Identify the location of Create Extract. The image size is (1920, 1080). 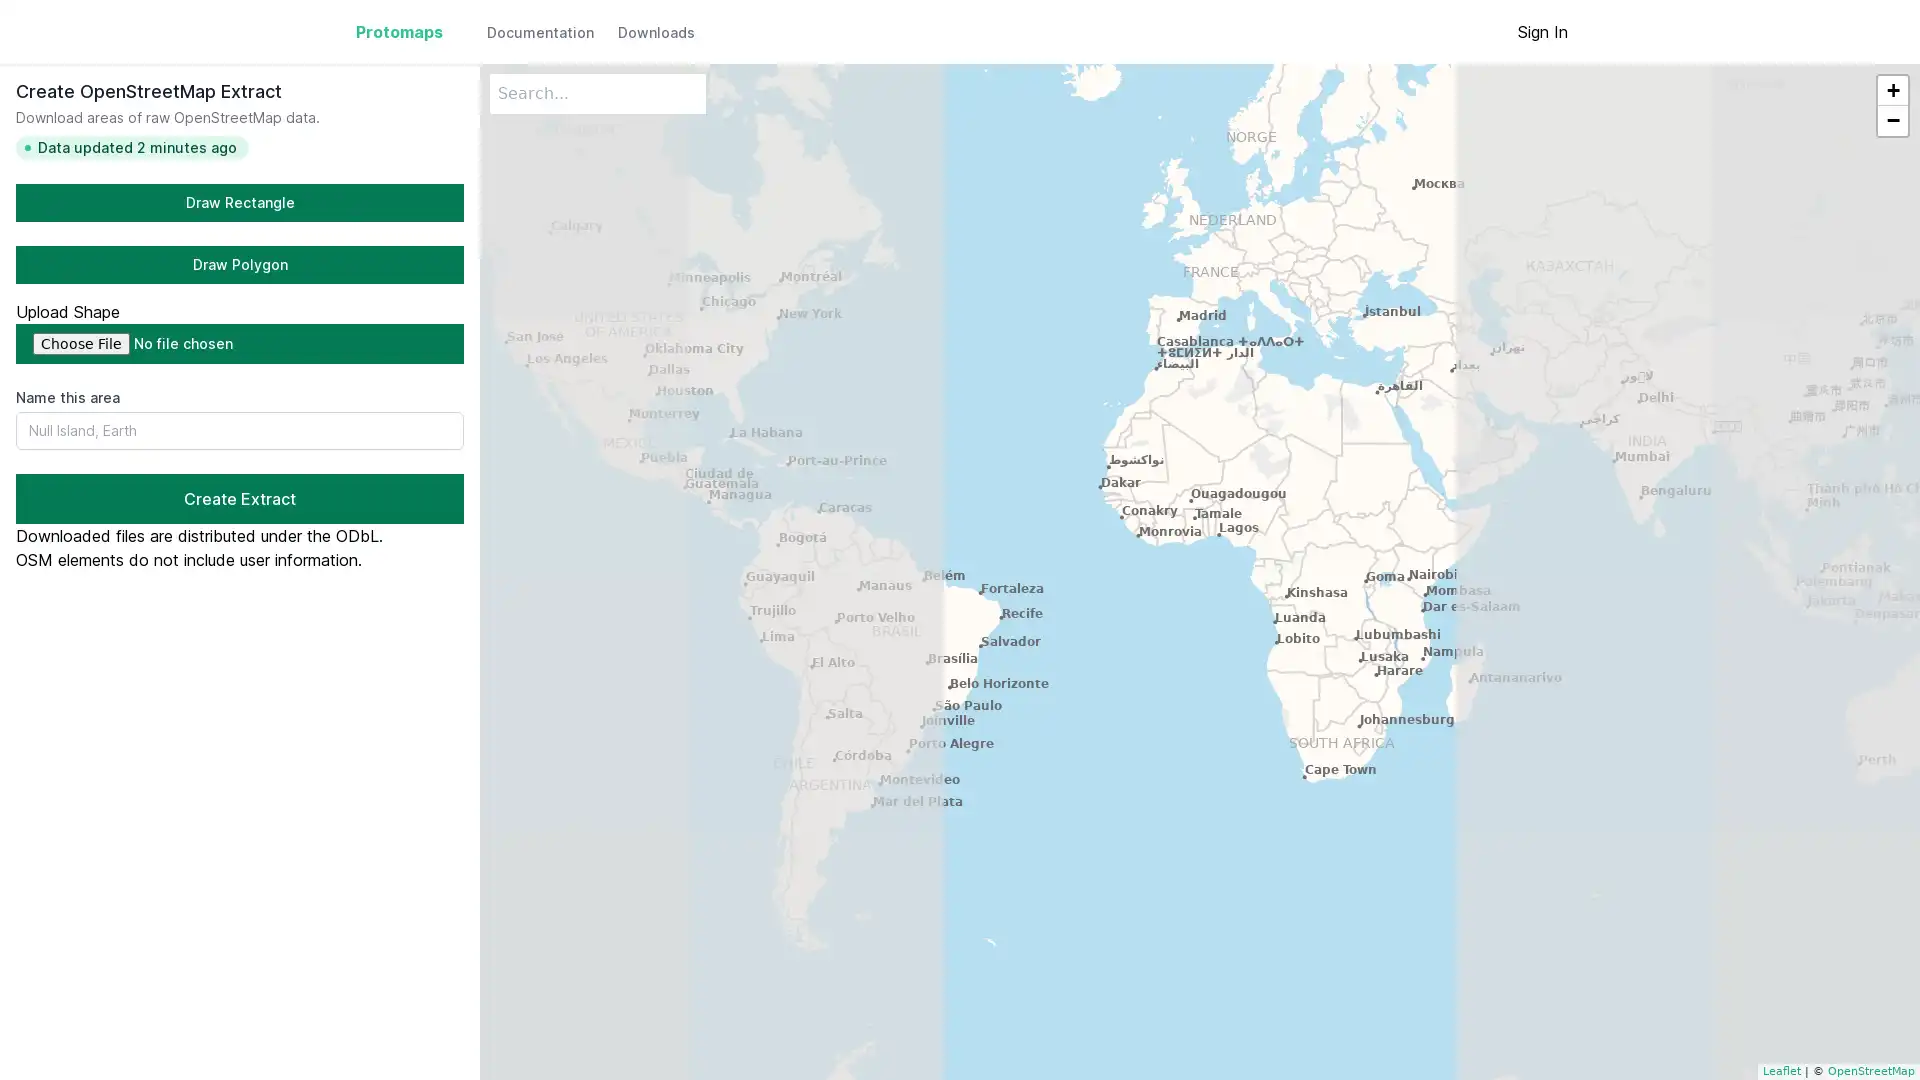
(240, 497).